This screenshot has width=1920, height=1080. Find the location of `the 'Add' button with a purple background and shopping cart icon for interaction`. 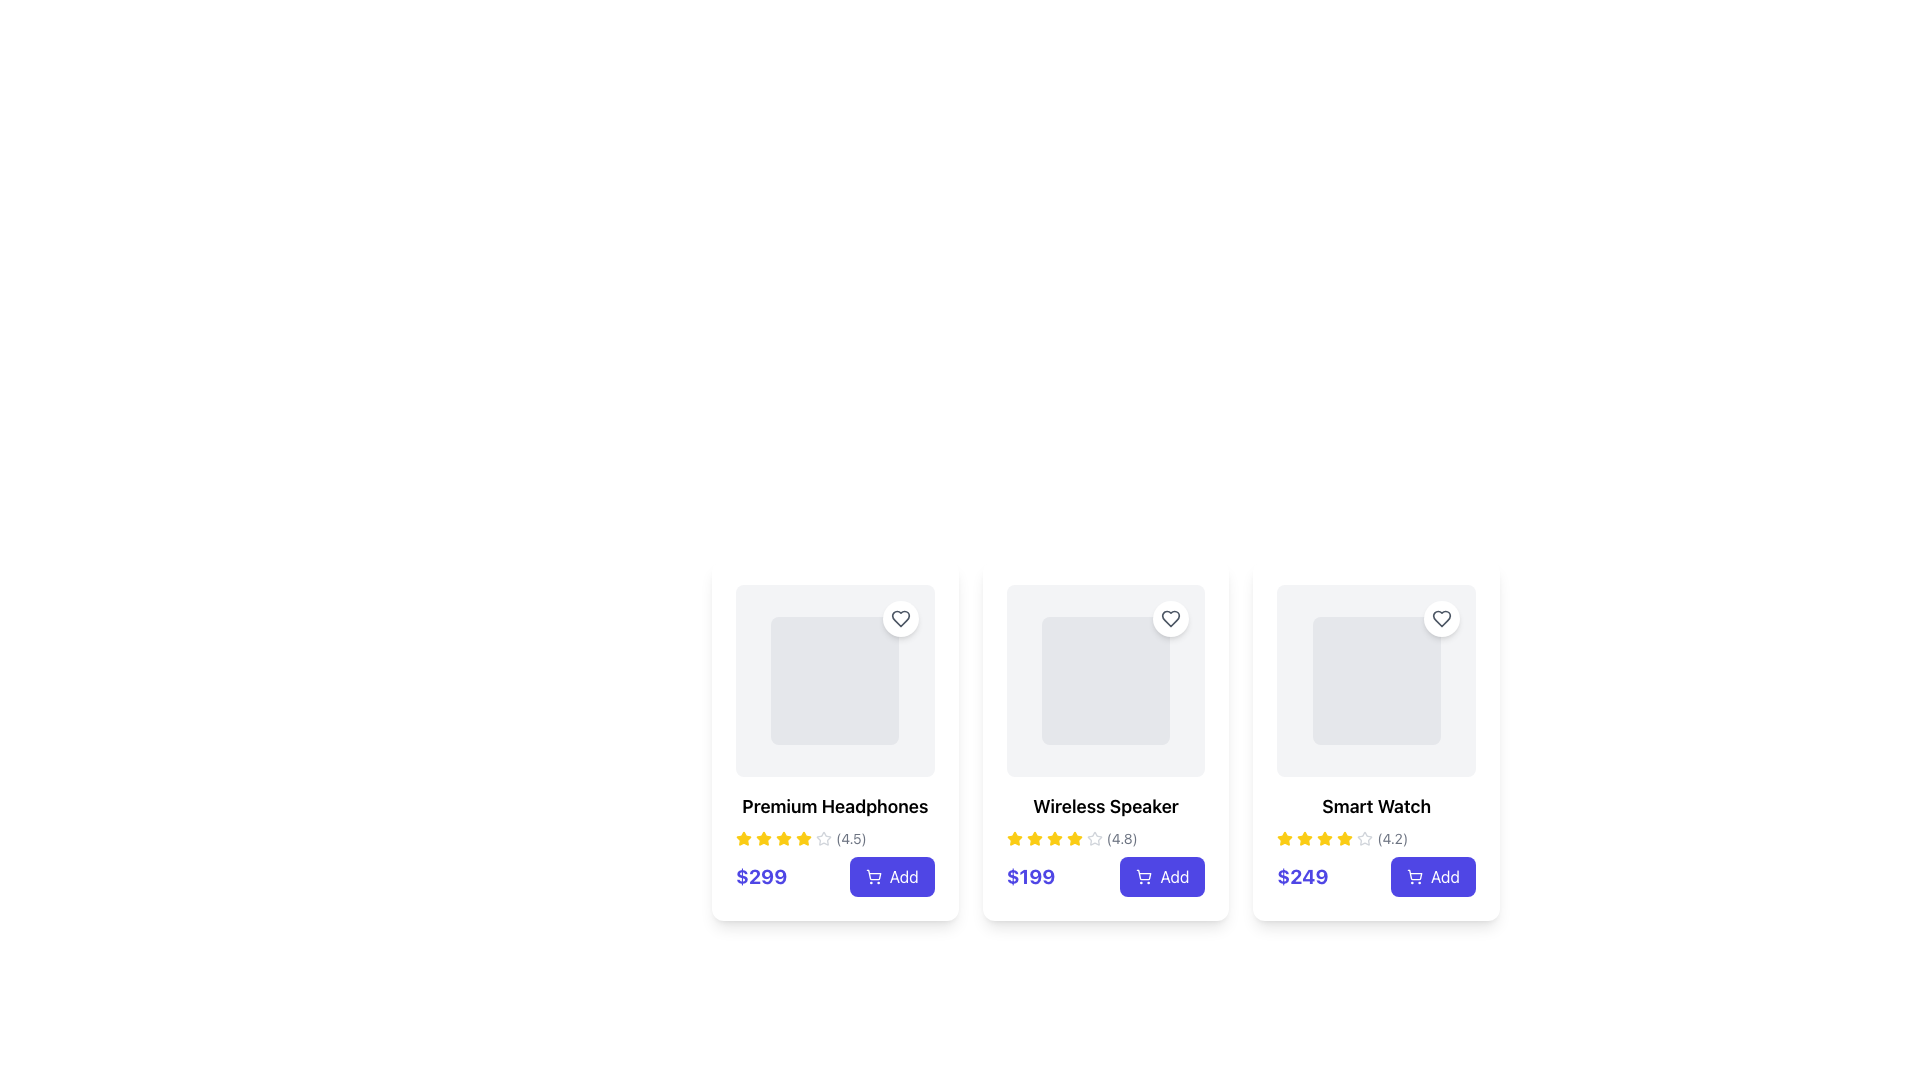

the 'Add' button with a purple background and shopping cart icon for interaction is located at coordinates (891, 875).